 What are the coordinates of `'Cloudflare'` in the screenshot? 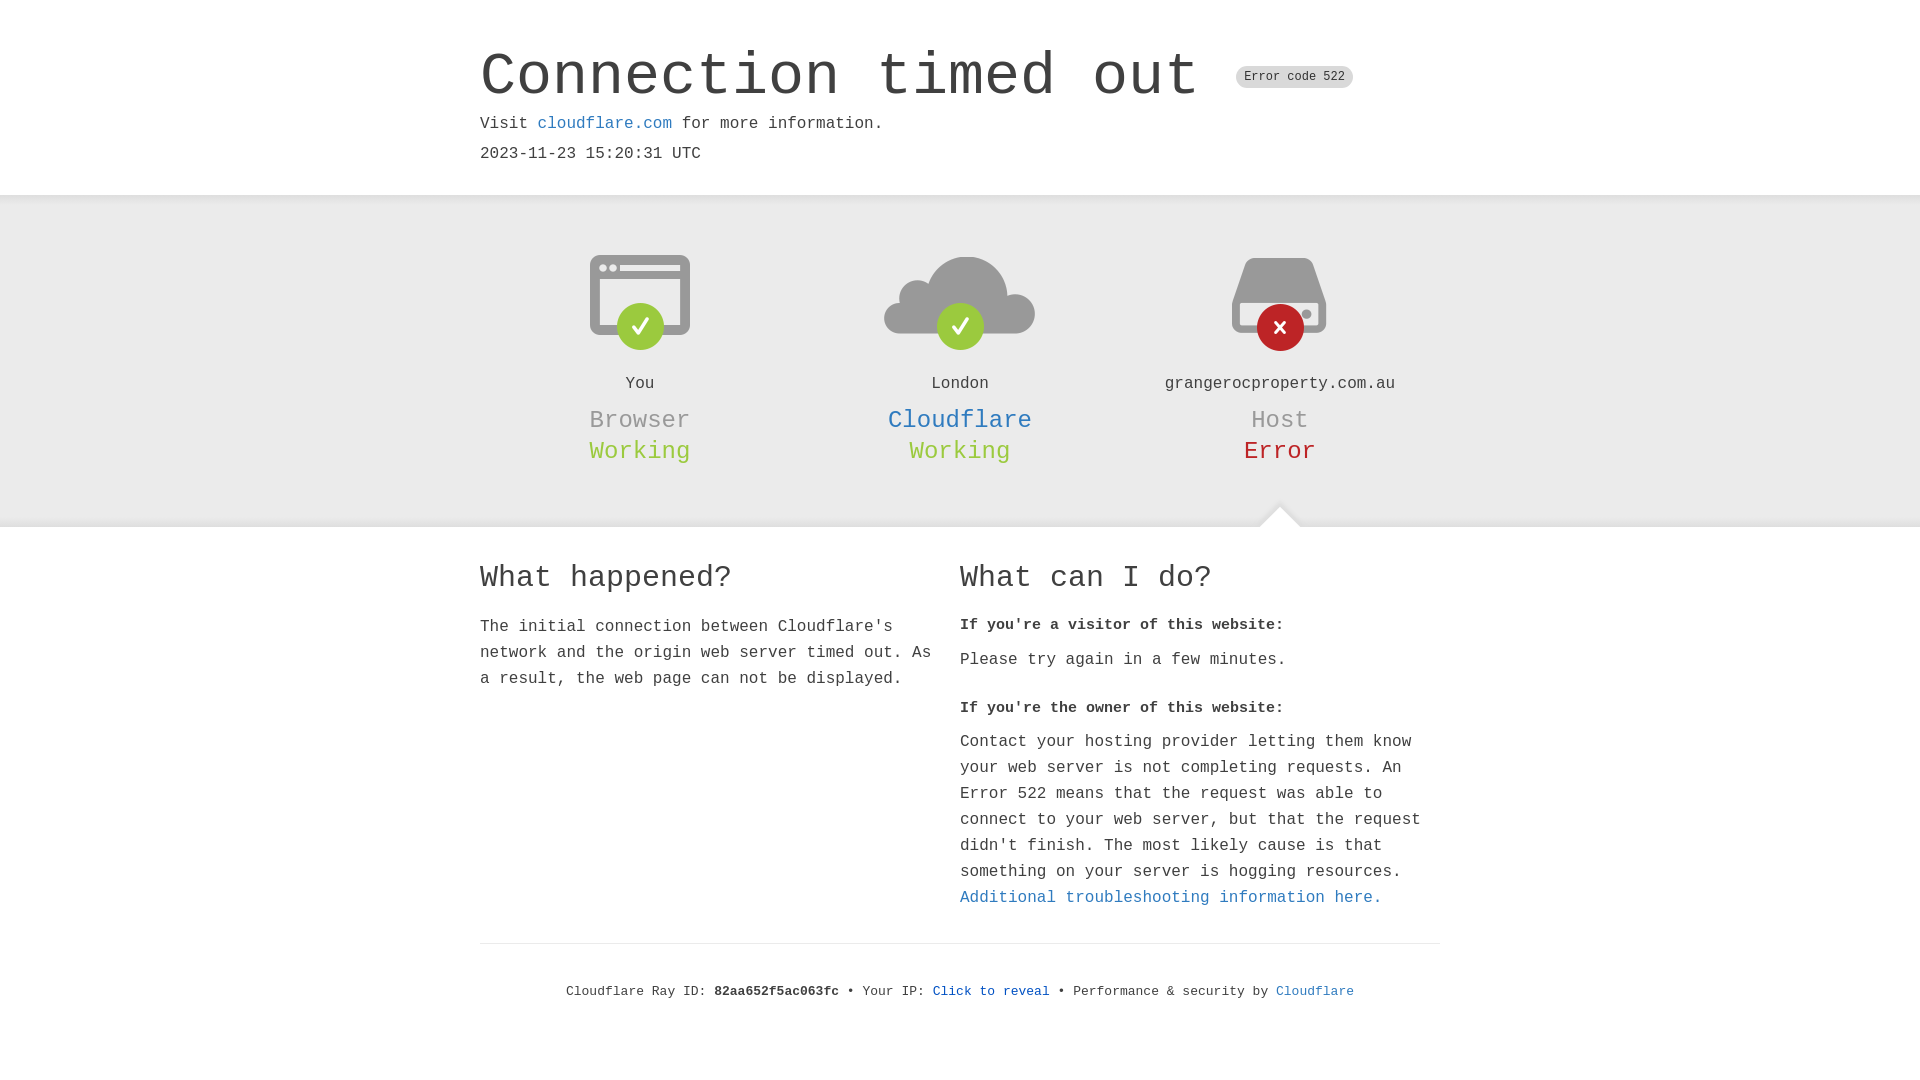 It's located at (960, 419).